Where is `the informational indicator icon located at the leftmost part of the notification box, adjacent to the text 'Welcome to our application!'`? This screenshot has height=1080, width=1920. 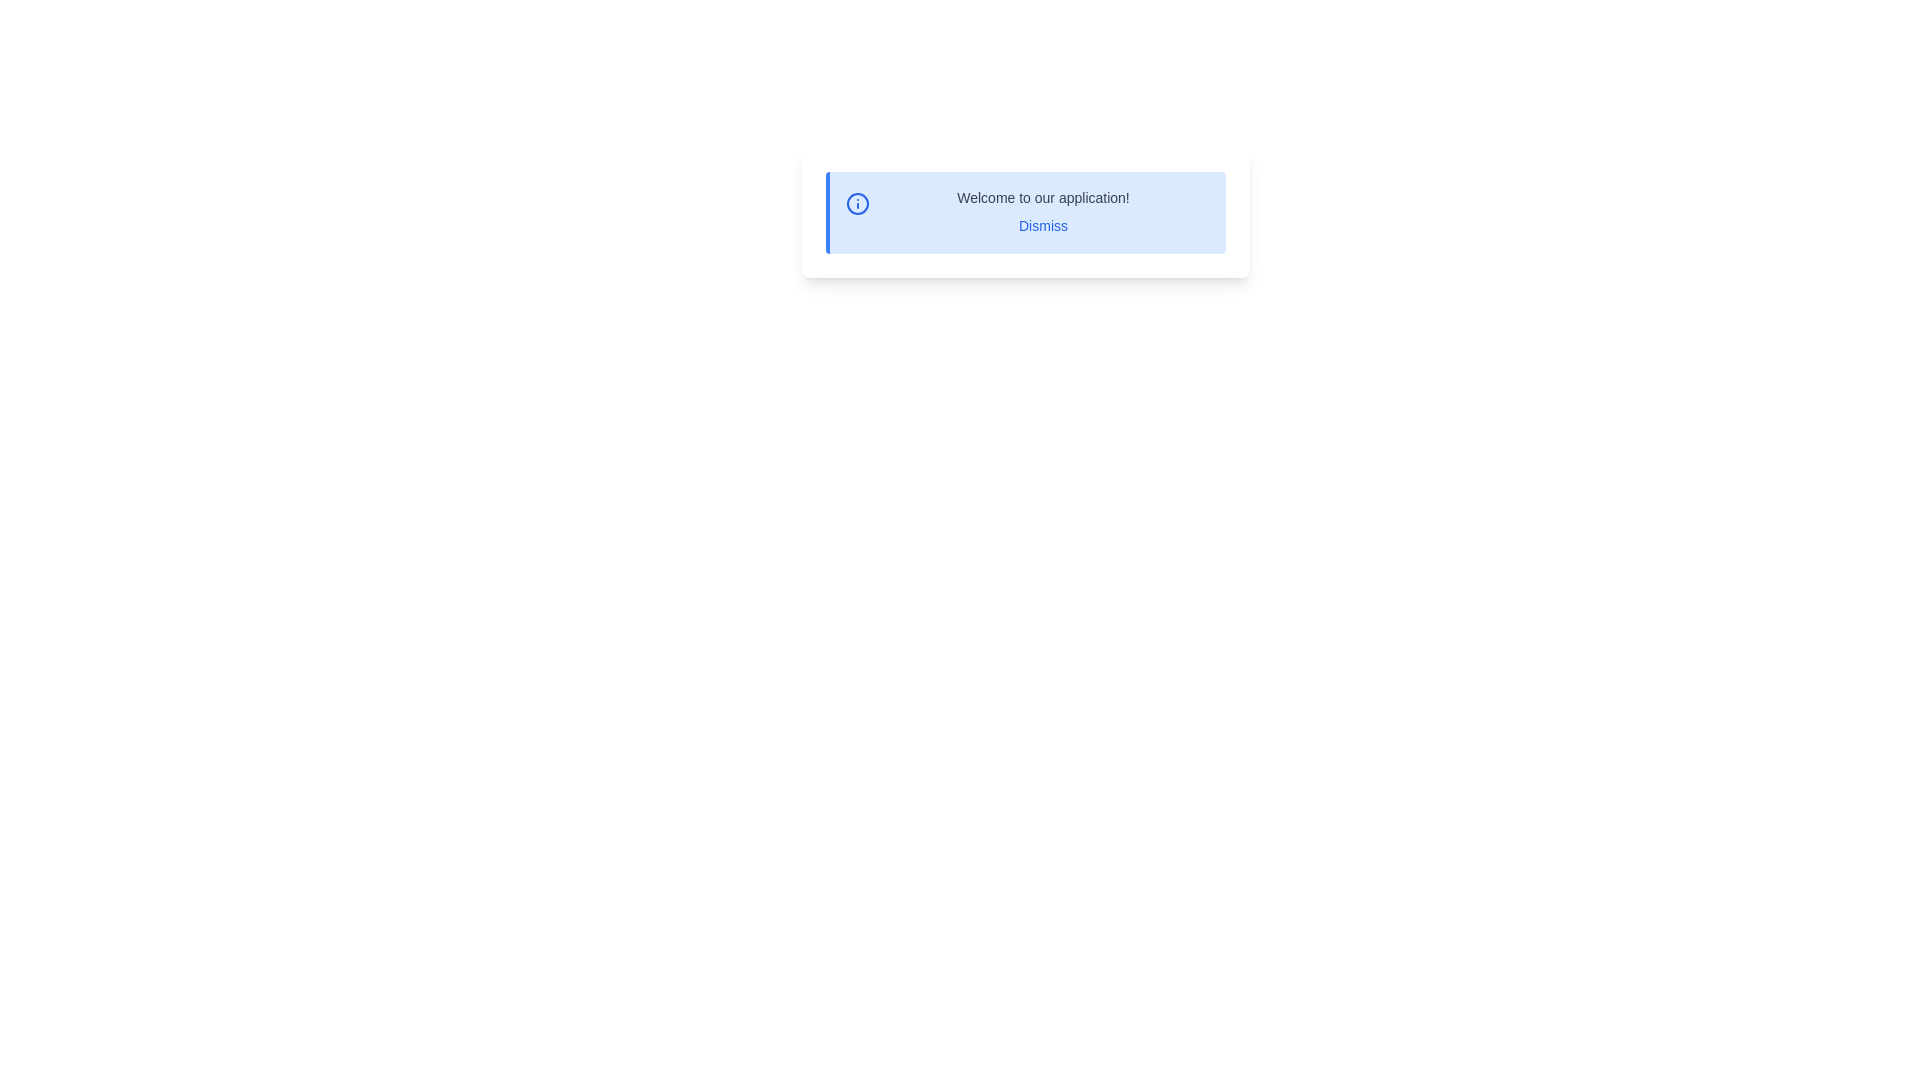 the informational indicator icon located at the leftmost part of the notification box, adjacent to the text 'Welcome to our application!' is located at coordinates (857, 204).